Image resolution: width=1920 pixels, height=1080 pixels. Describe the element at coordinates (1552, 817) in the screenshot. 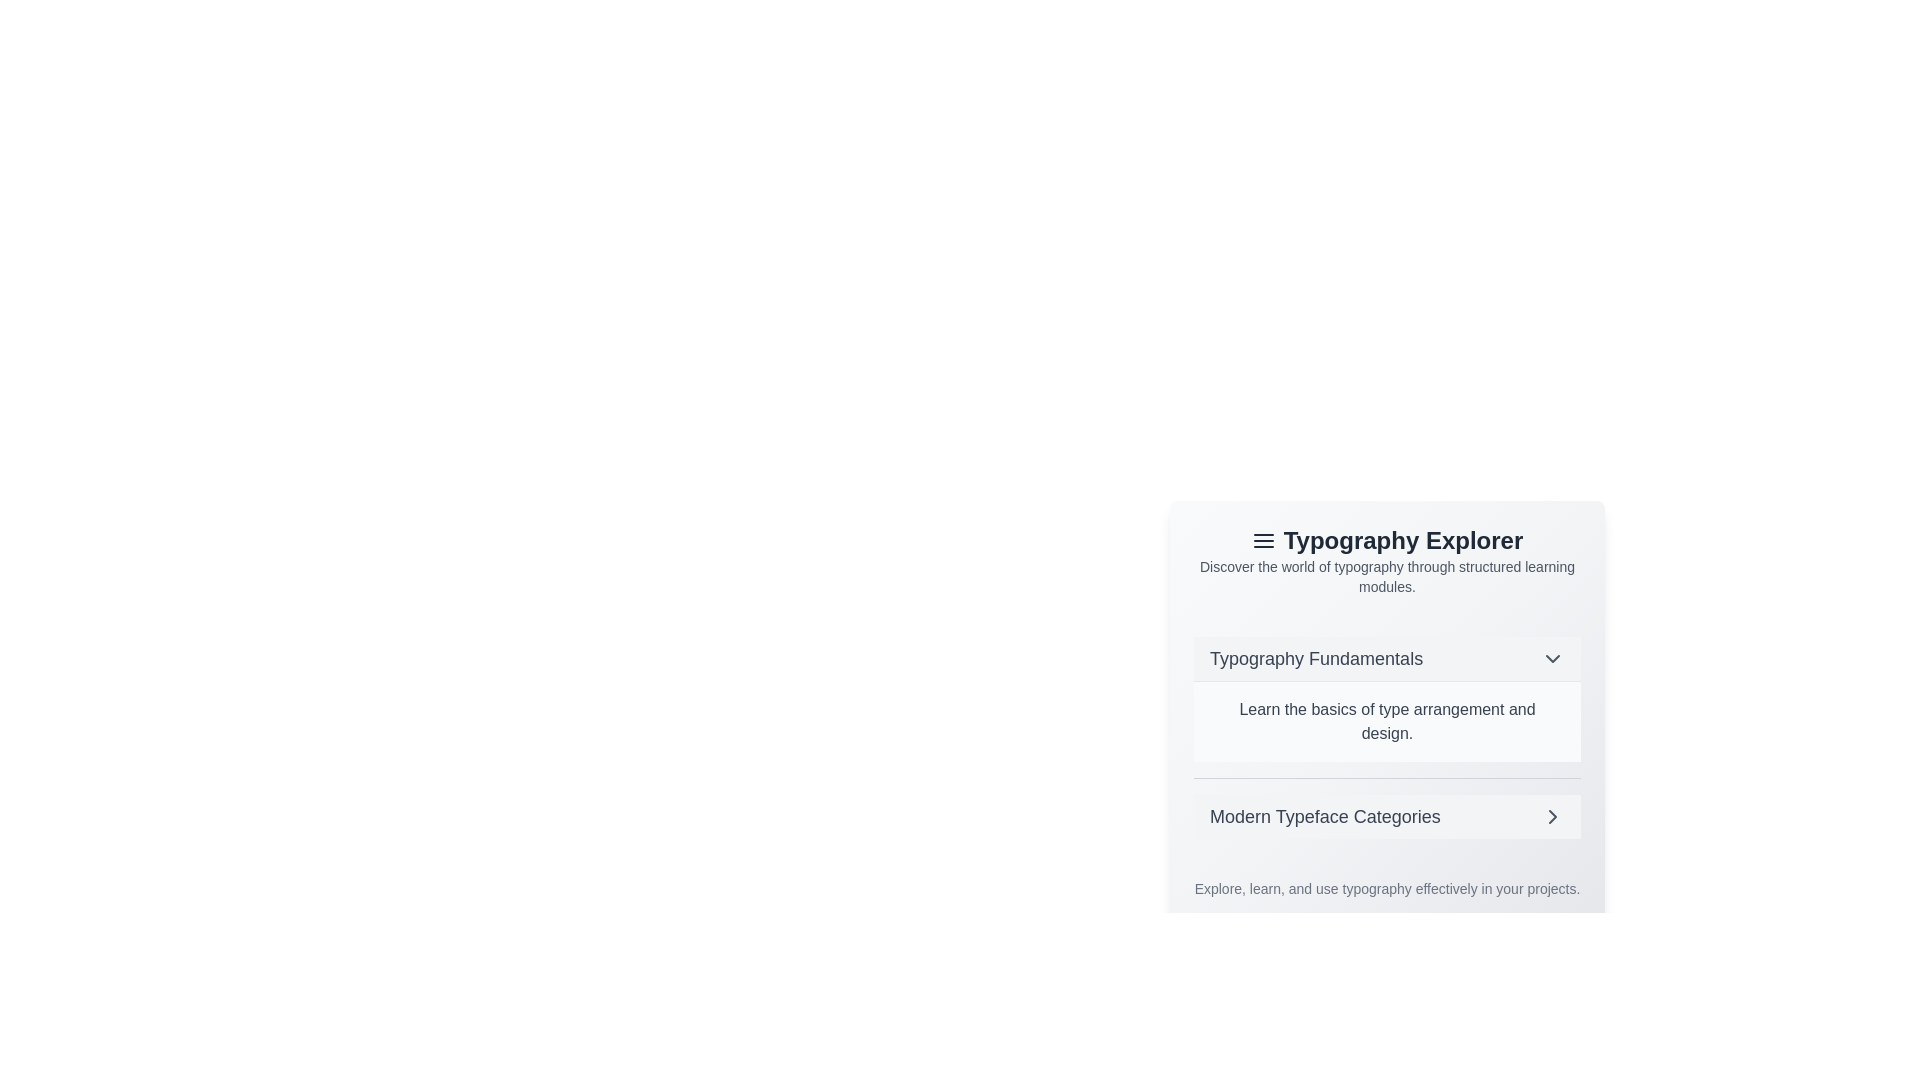

I see `the SVG-based navigational chevron icon pointing to the right, located next to the text 'Modern Typeface Categories'` at that location.